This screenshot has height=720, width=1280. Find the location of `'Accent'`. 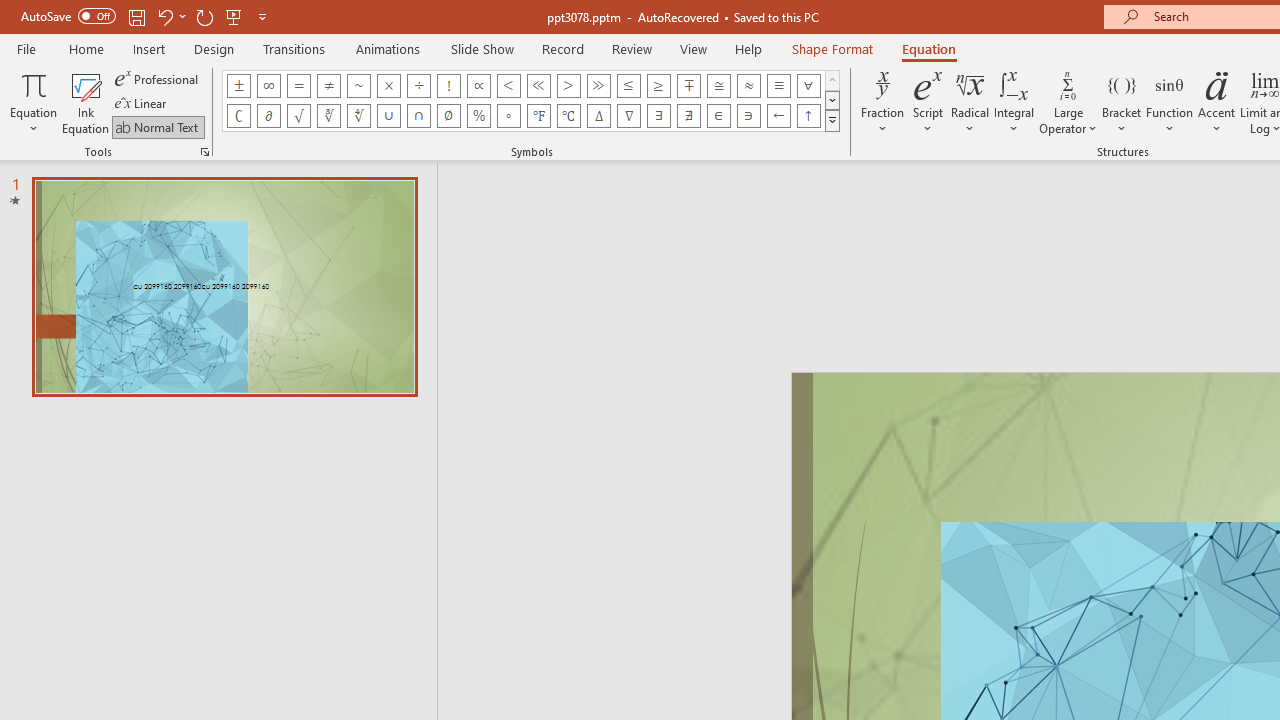

'Accent' is located at coordinates (1215, 103).